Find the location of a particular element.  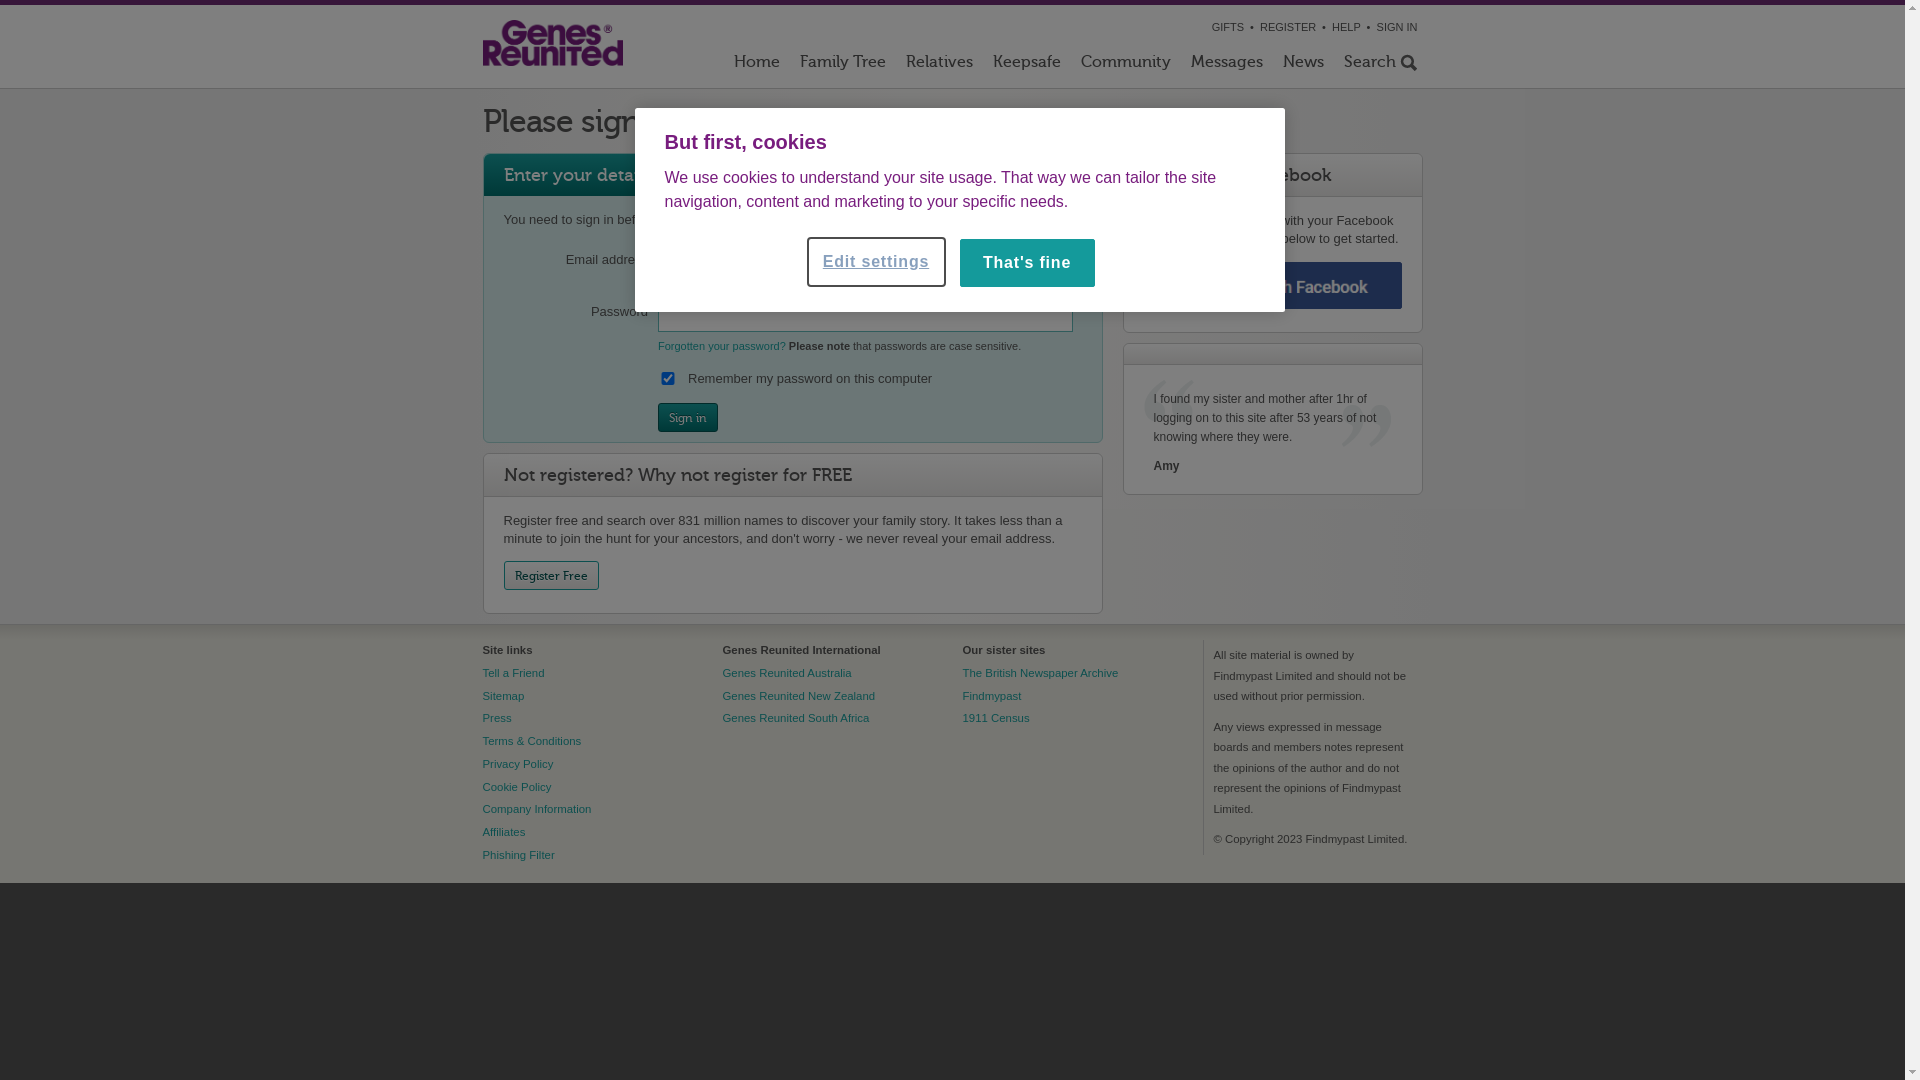

'That's fine' is located at coordinates (1027, 261).